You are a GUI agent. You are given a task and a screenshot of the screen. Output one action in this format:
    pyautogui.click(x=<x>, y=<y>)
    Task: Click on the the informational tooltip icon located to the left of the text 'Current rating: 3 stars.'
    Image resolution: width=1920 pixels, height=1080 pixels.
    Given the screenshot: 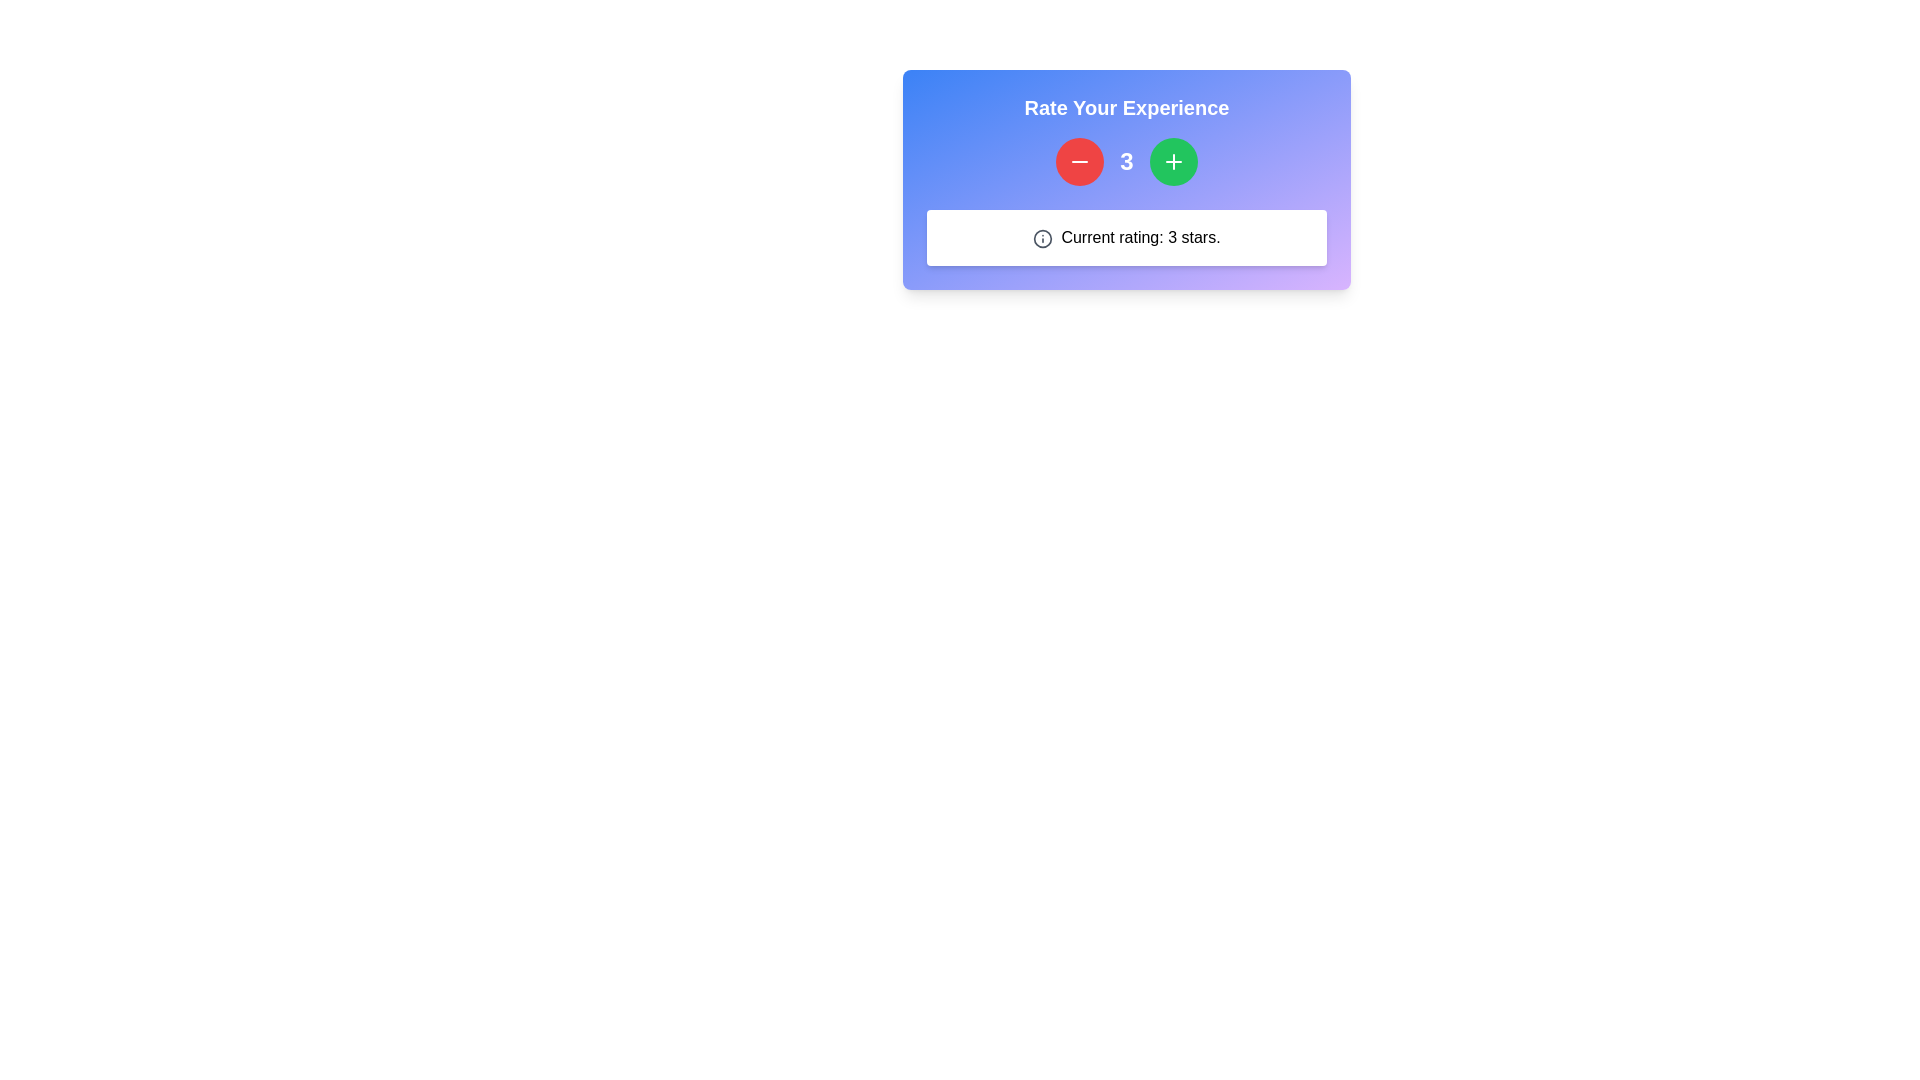 What is the action you would take?
    pyautogui.click(x=1042, y=237)
    